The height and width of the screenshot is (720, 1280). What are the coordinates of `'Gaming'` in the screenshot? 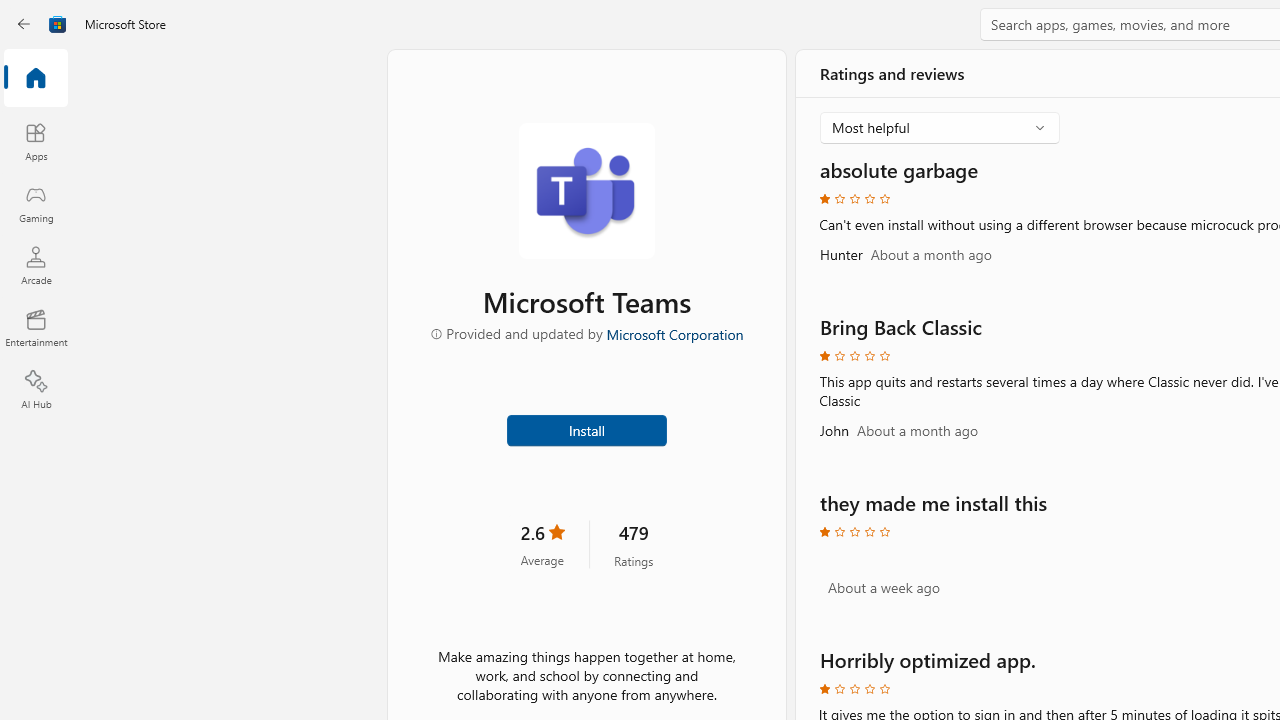 It's located at (35, 203).